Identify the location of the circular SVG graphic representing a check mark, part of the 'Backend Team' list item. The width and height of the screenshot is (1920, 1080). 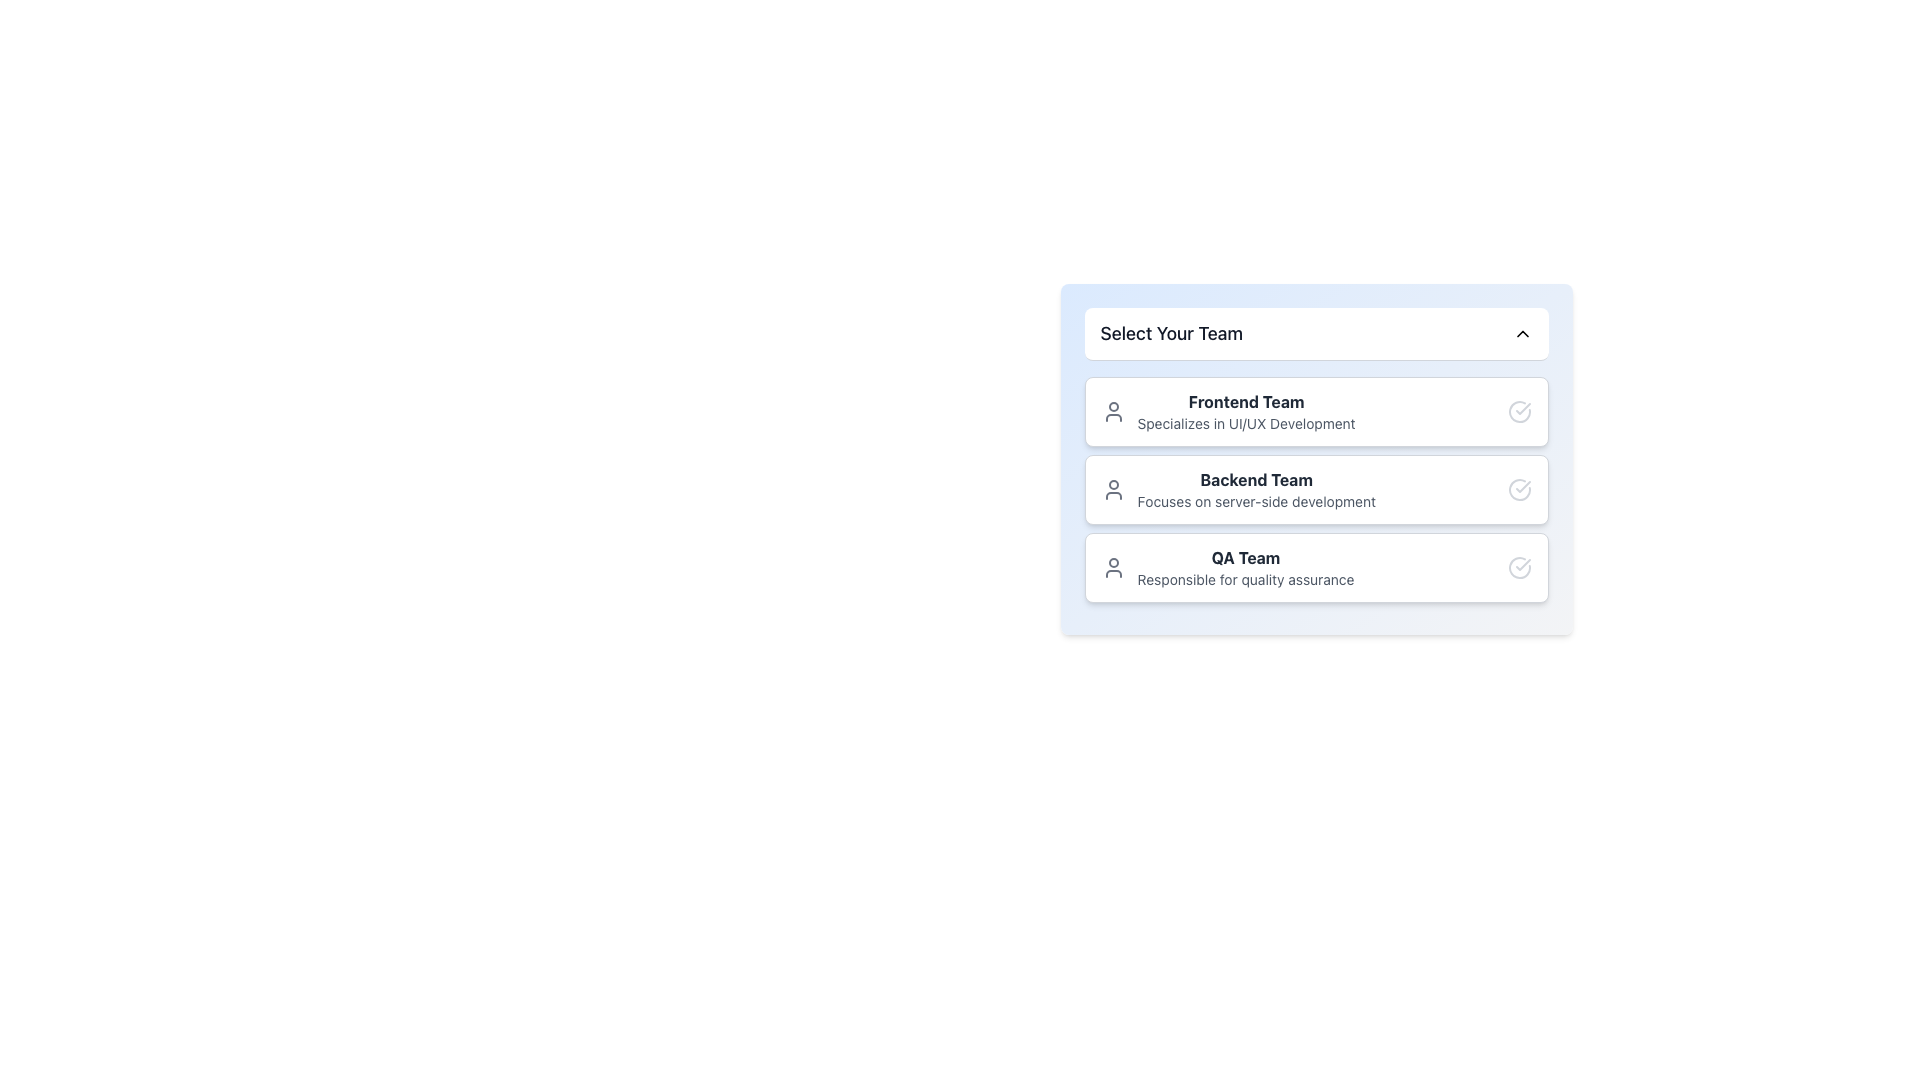
(1519, 489).